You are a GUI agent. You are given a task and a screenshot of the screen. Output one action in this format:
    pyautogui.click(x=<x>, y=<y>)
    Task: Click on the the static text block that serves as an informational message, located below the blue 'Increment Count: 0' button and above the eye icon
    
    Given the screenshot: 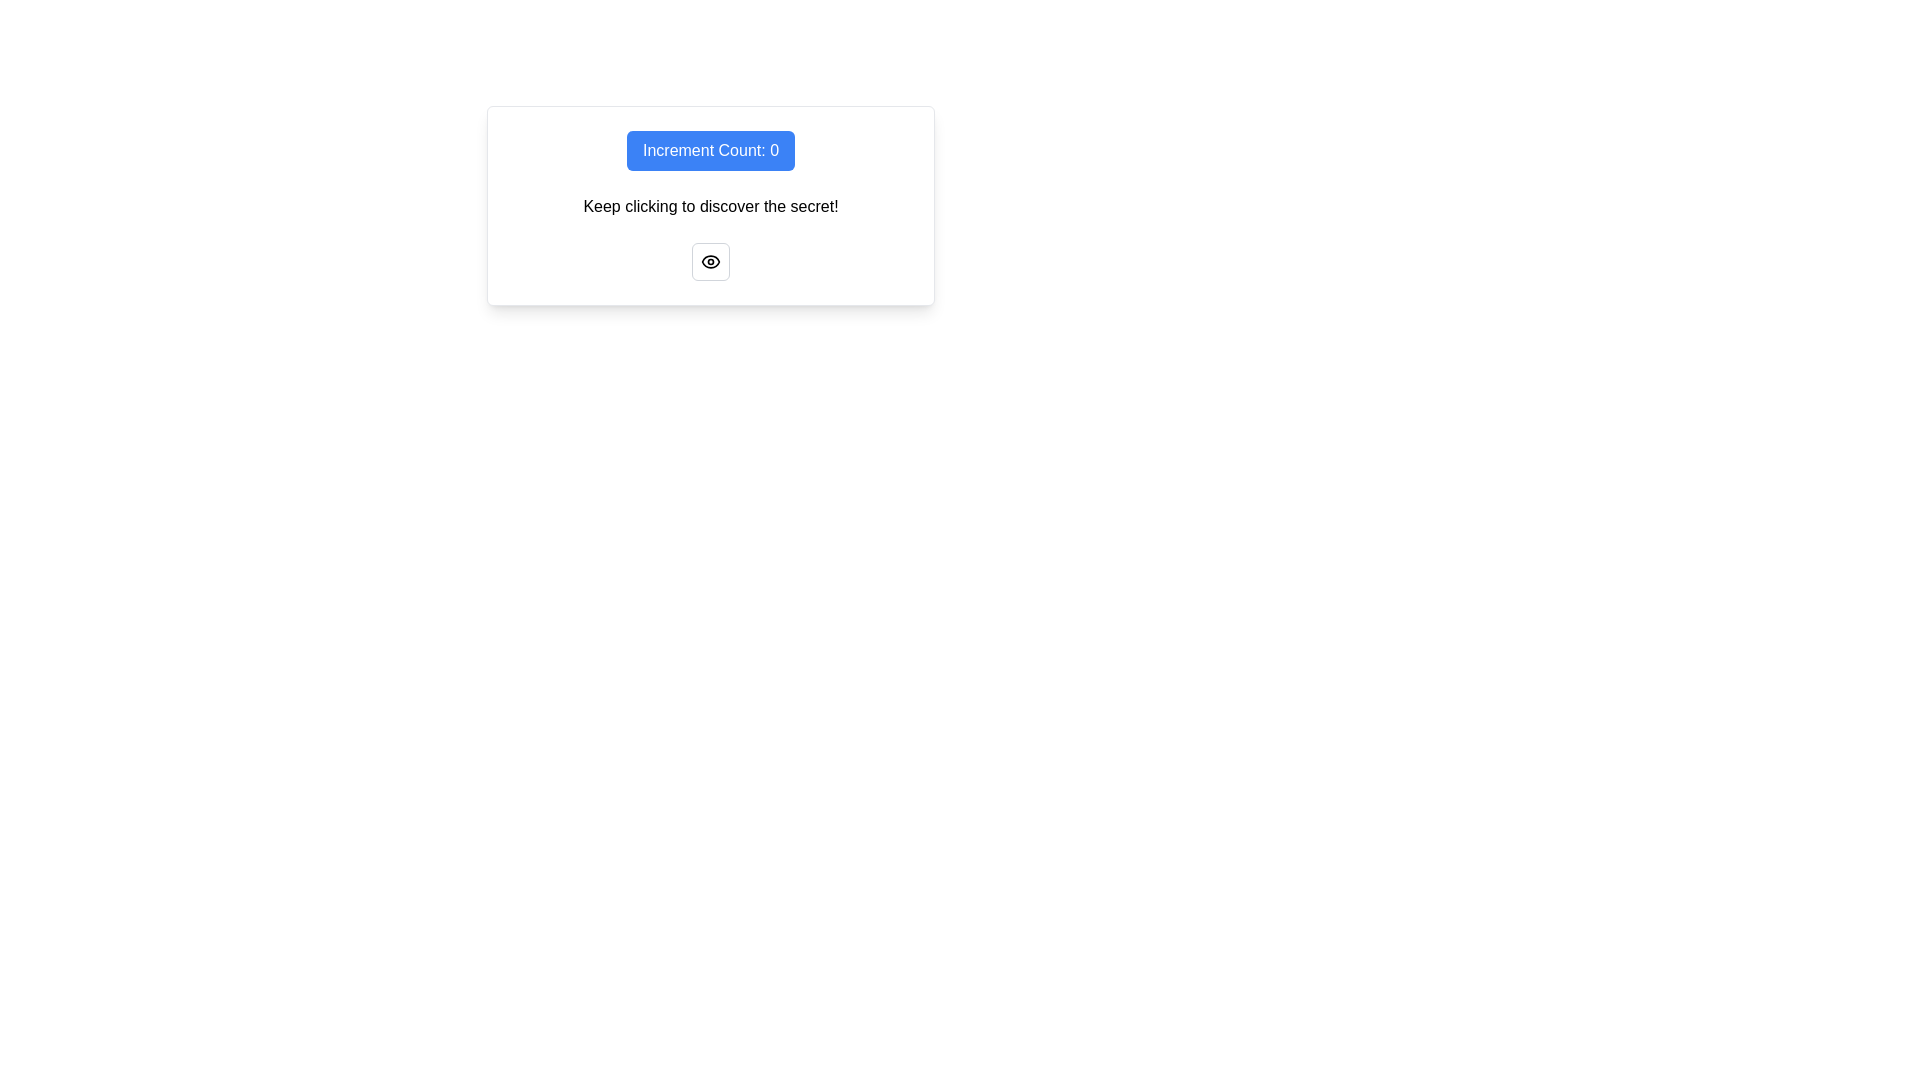 What is the action you would take?
    pyautogui.click(x=710, y=207)
    